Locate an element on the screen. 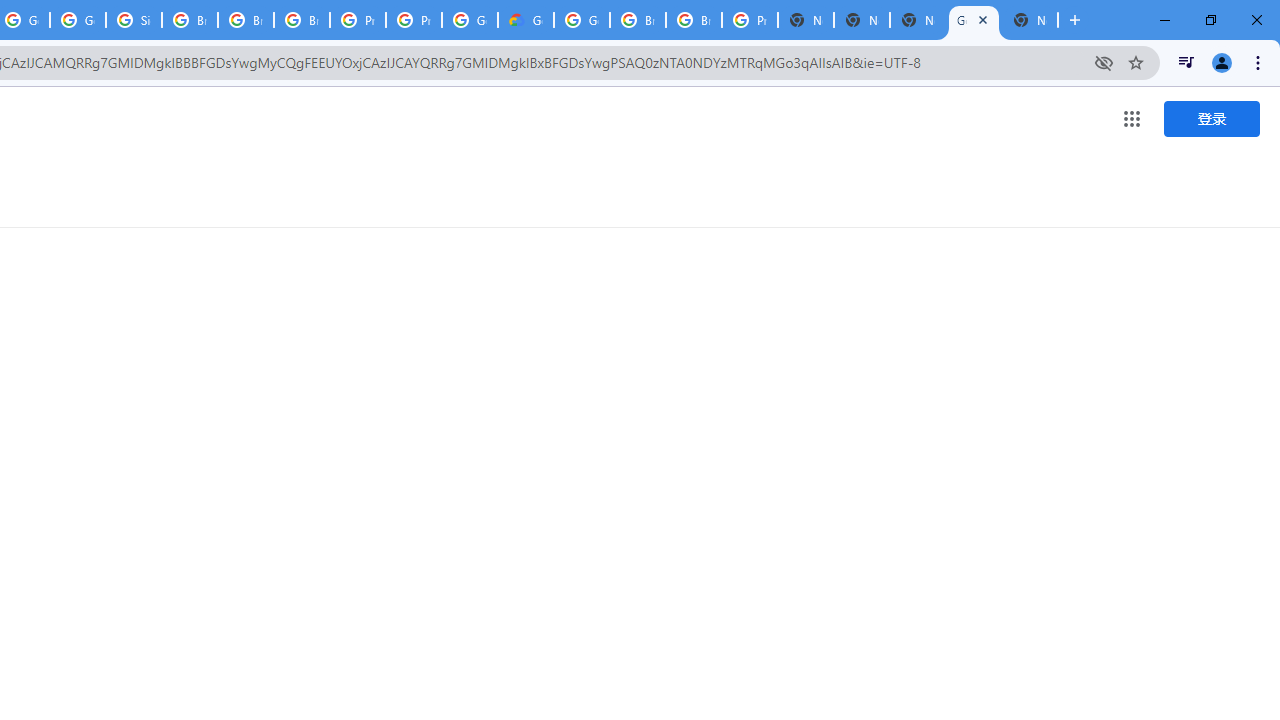  'Google Cloud Platform' is located at coordinates (581, 20).